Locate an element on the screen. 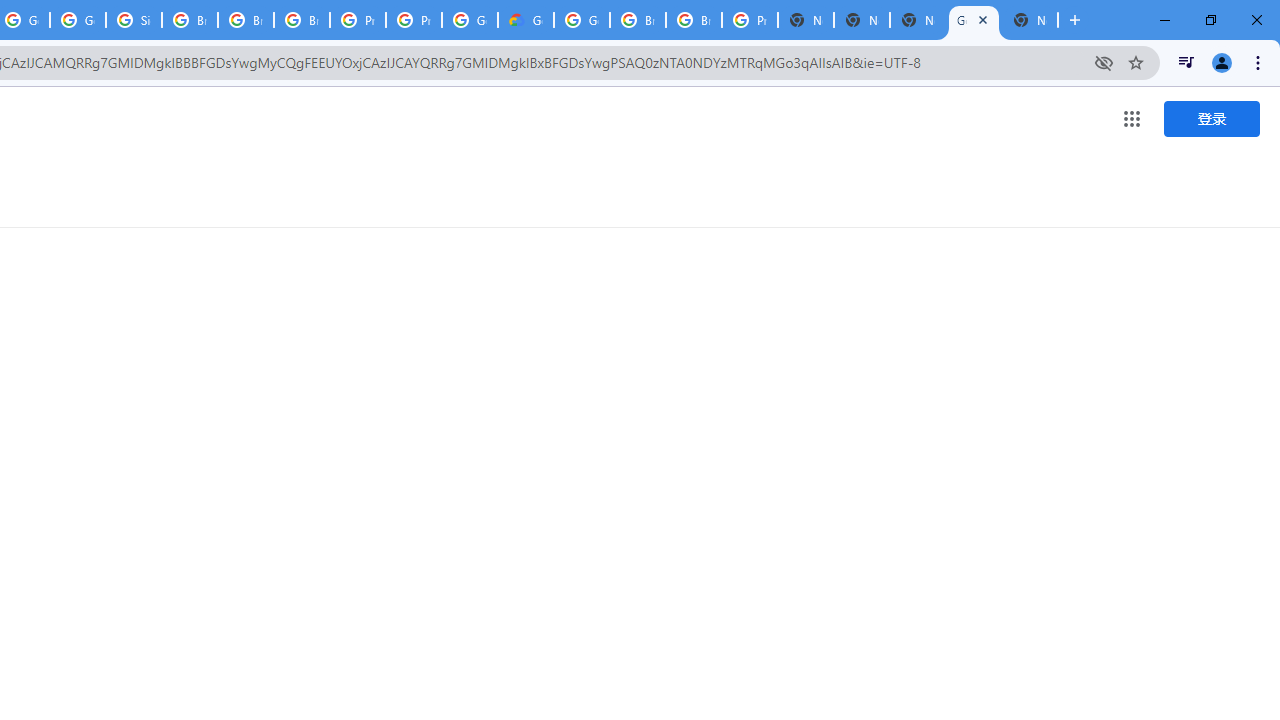  'Google Cloud Platform' is located at coordinates (581, 20).